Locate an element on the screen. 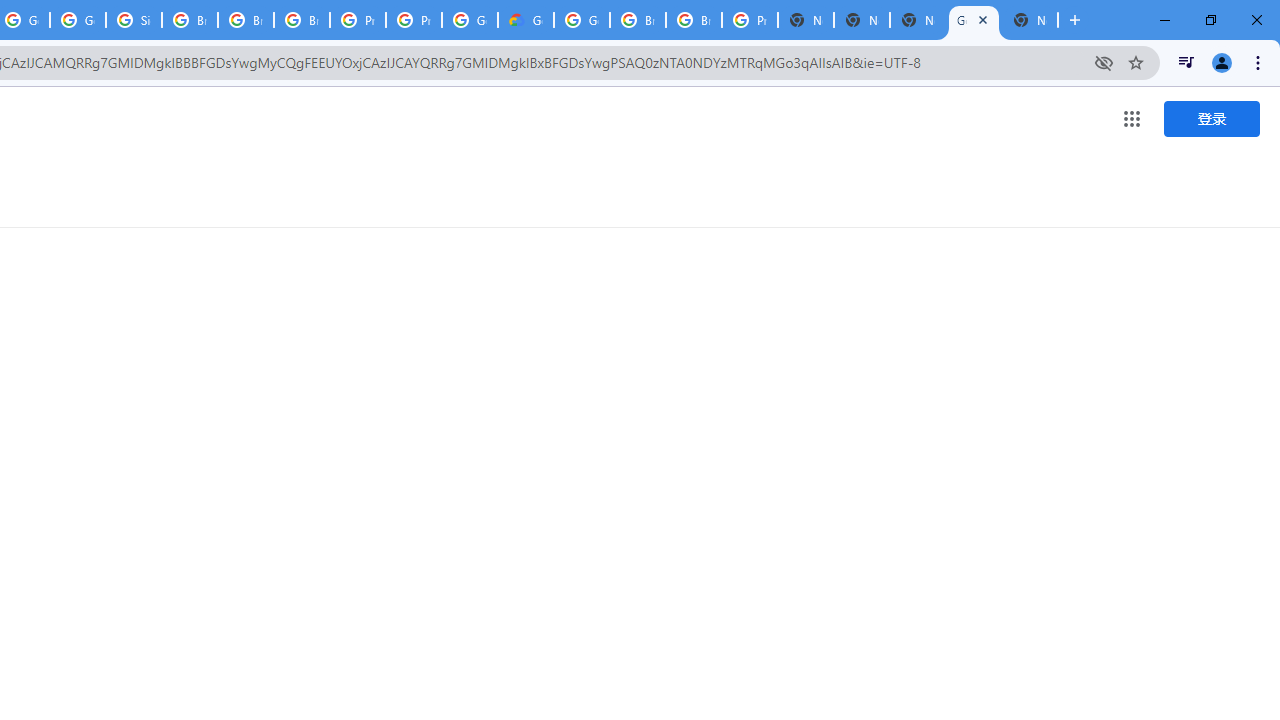  'Google Cloud Platform' is located at coordinates (581, 20).